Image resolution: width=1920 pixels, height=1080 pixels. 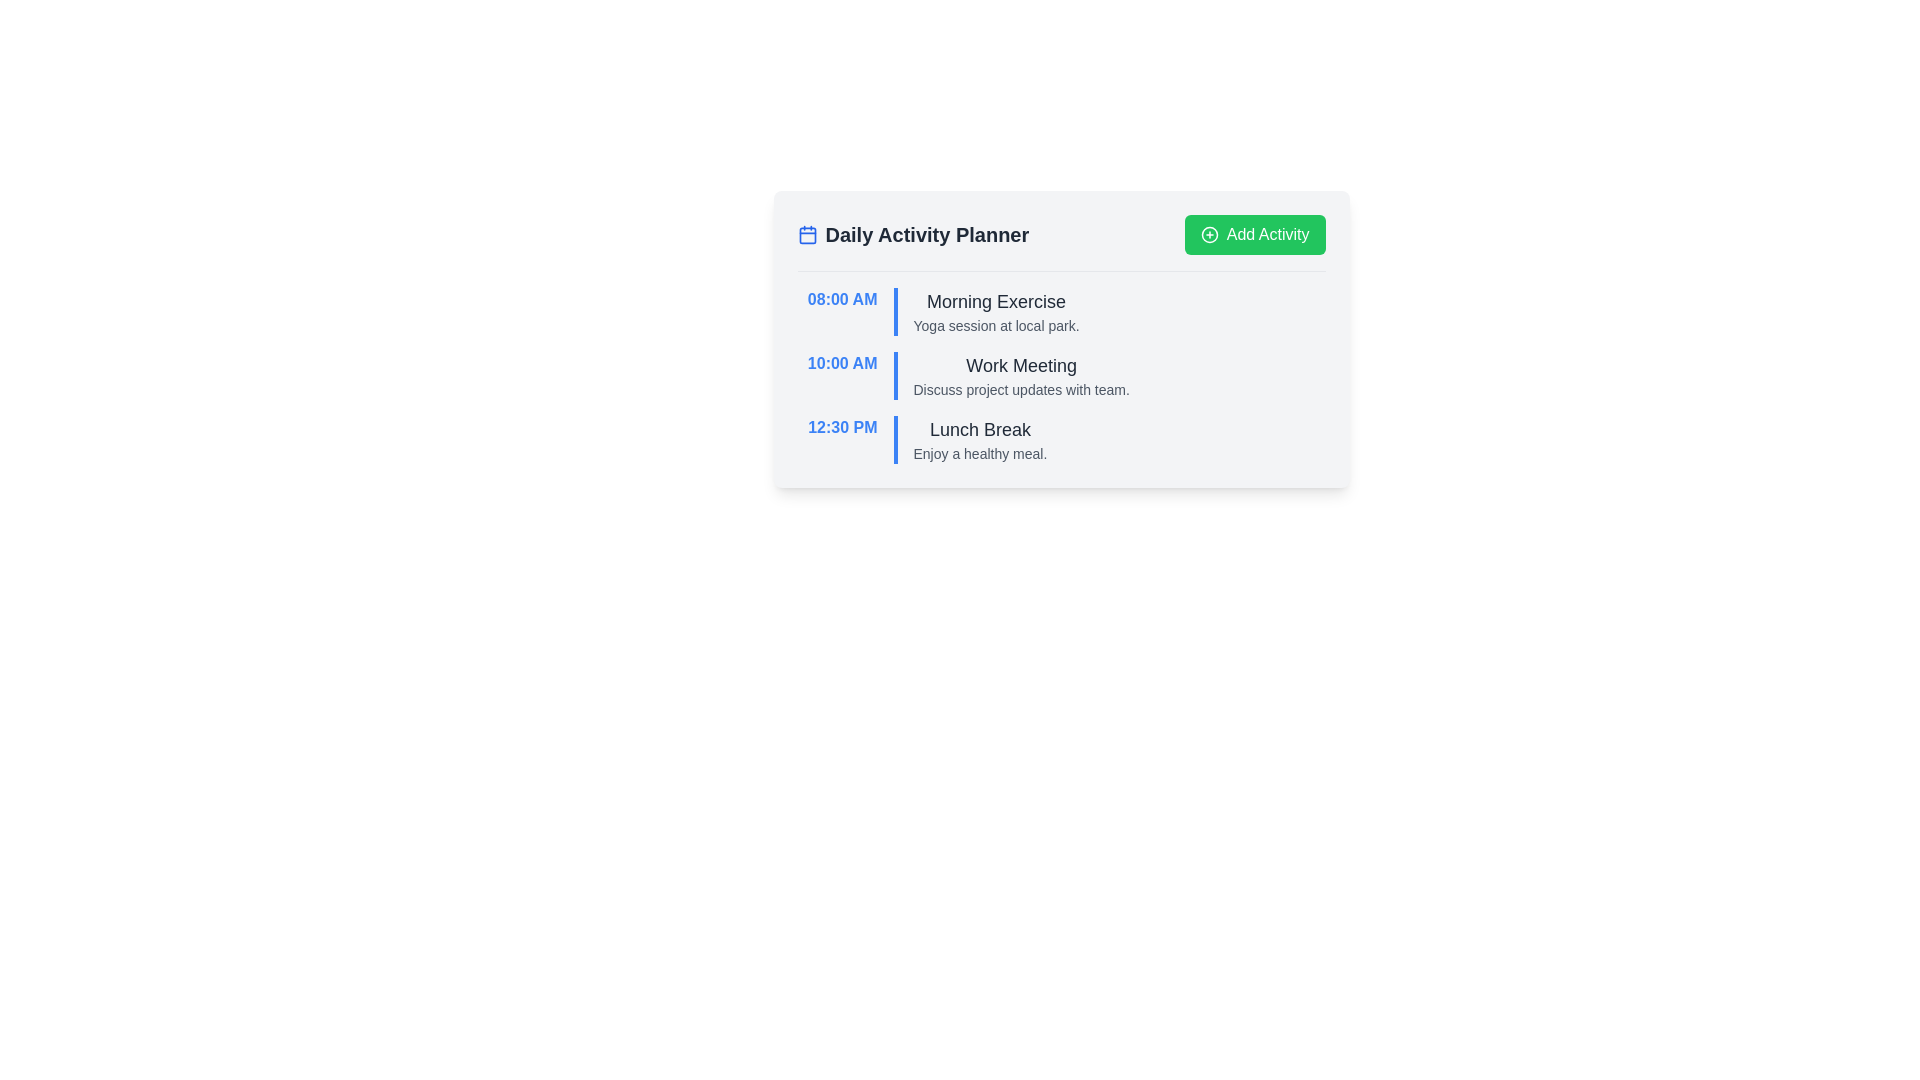 I want to click on the Text Label representing the title of the scheduled activity at '10:00 AM' in the 'Daily Activity Planner' interface, so click(x=1021, y=366).